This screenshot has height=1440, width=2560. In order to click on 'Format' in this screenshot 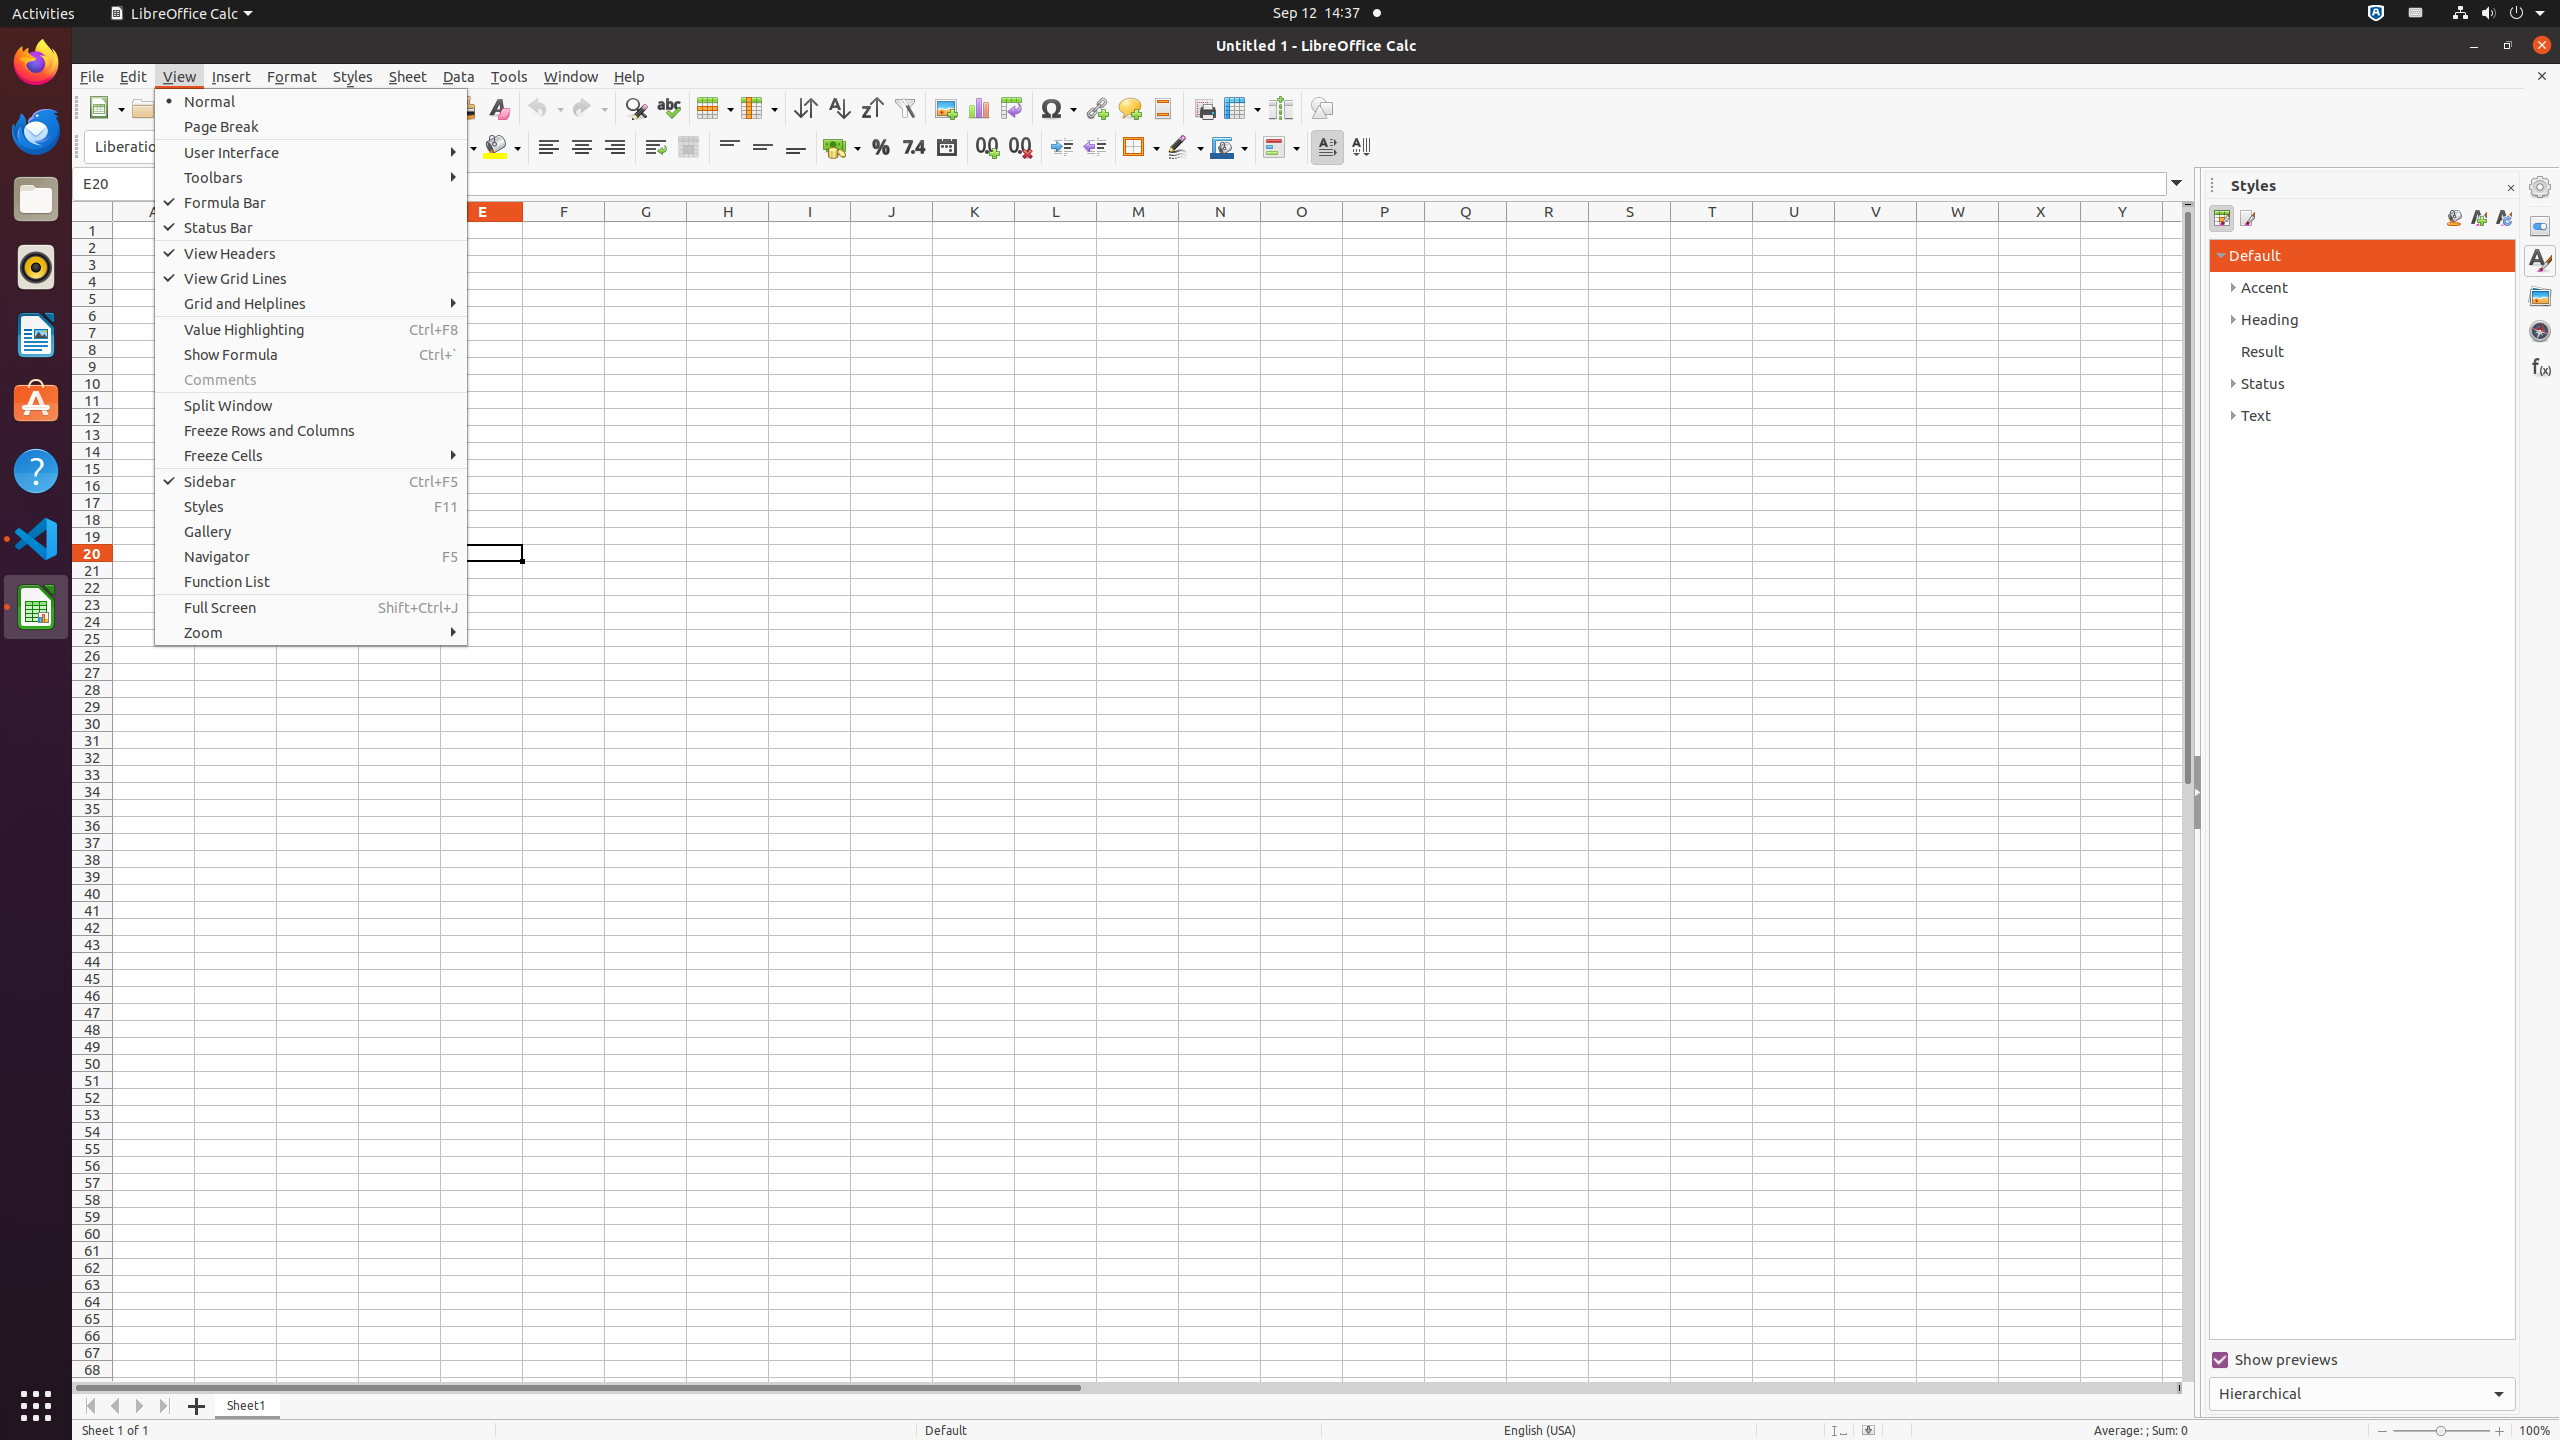, I will do `click(292, 76)`.